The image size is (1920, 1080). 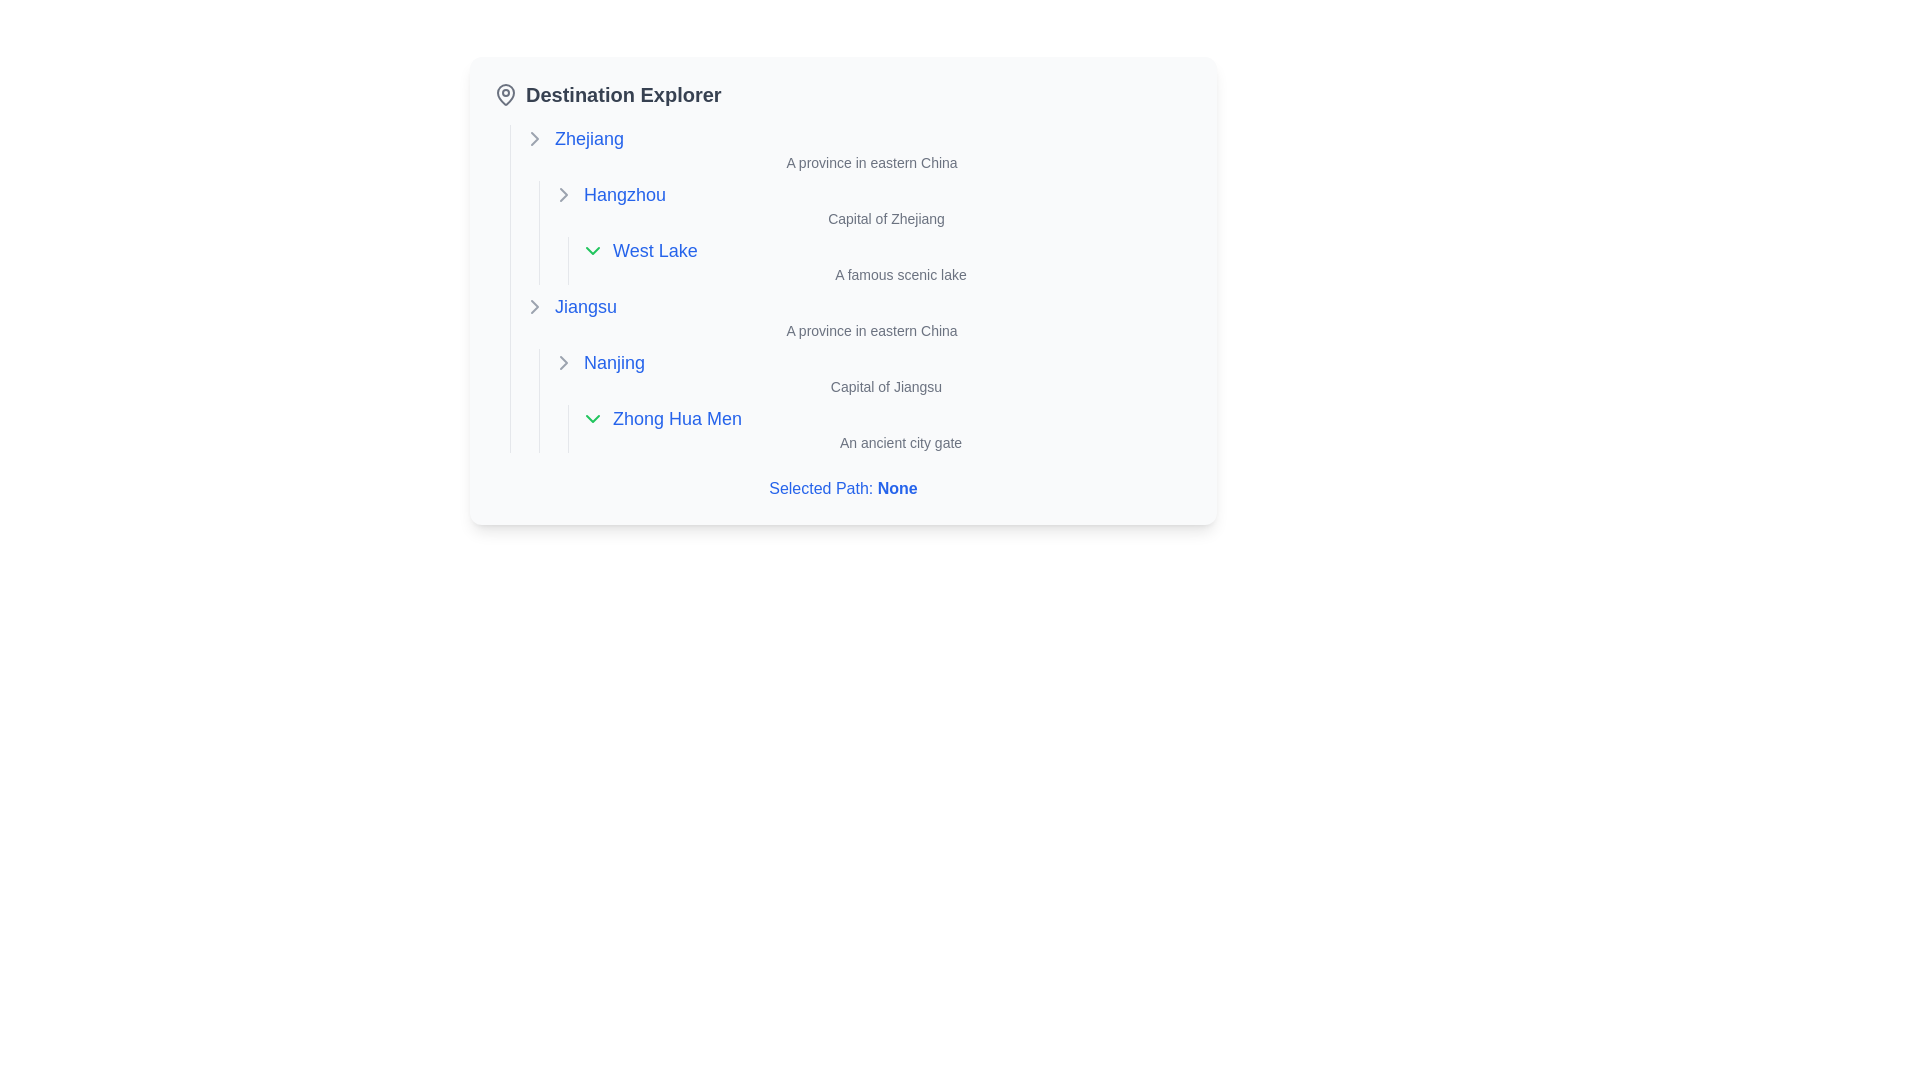 I want to click on the map pin icon representing the location or point of interest next to the 'Destination Explorer' heading, so click(x=505, y=93).